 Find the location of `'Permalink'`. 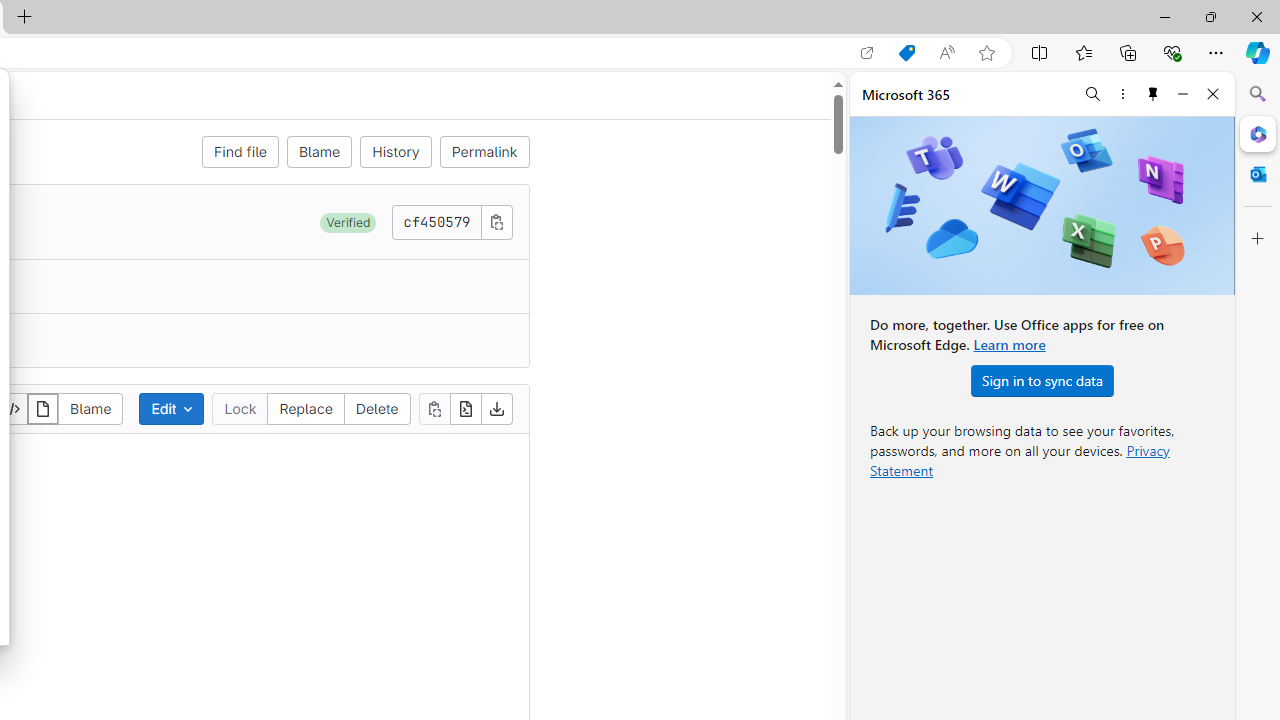

'Permalink' is located at coordinates (484, 150).